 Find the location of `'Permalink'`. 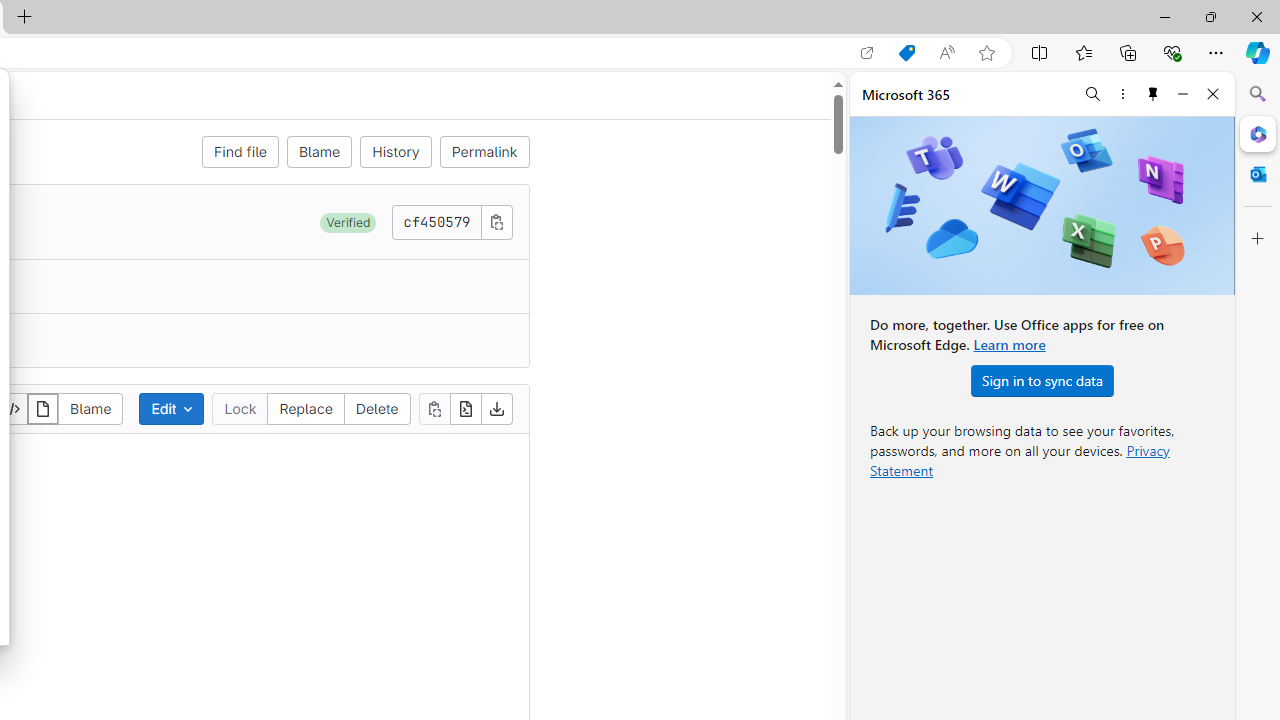

'Permalink' is located at coordinates (484, 150).